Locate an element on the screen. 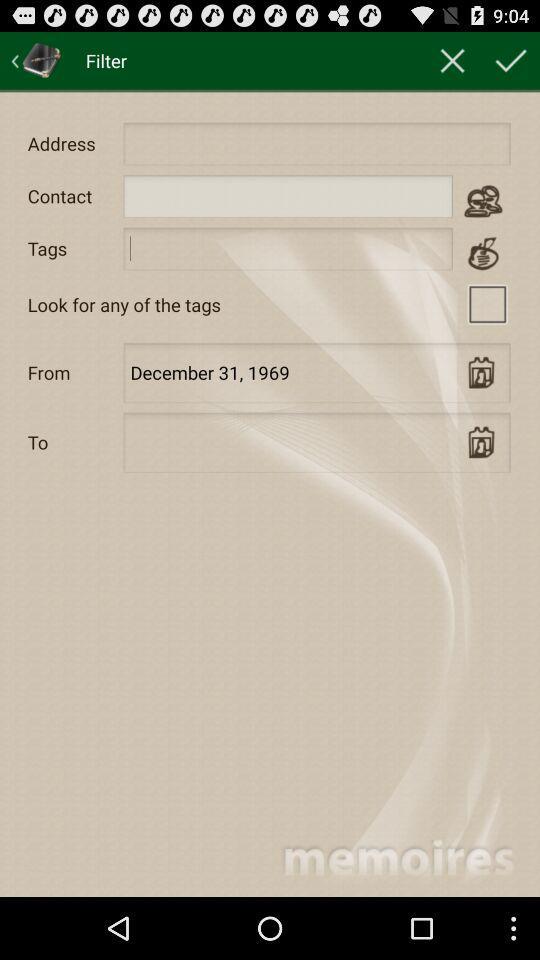  the arrow_backward icon is located at coordinates (36, 64).